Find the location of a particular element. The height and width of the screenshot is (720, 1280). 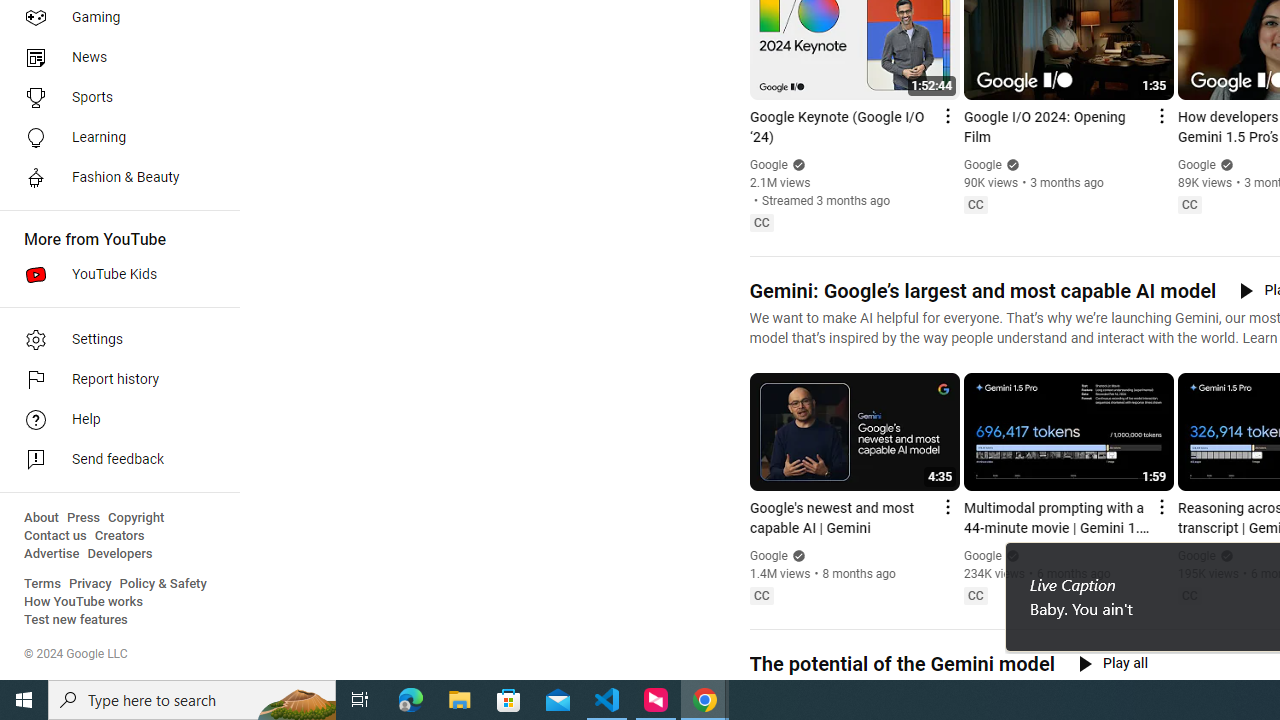

'The potential of the Gemini model' is located at coordinates (900, 664).